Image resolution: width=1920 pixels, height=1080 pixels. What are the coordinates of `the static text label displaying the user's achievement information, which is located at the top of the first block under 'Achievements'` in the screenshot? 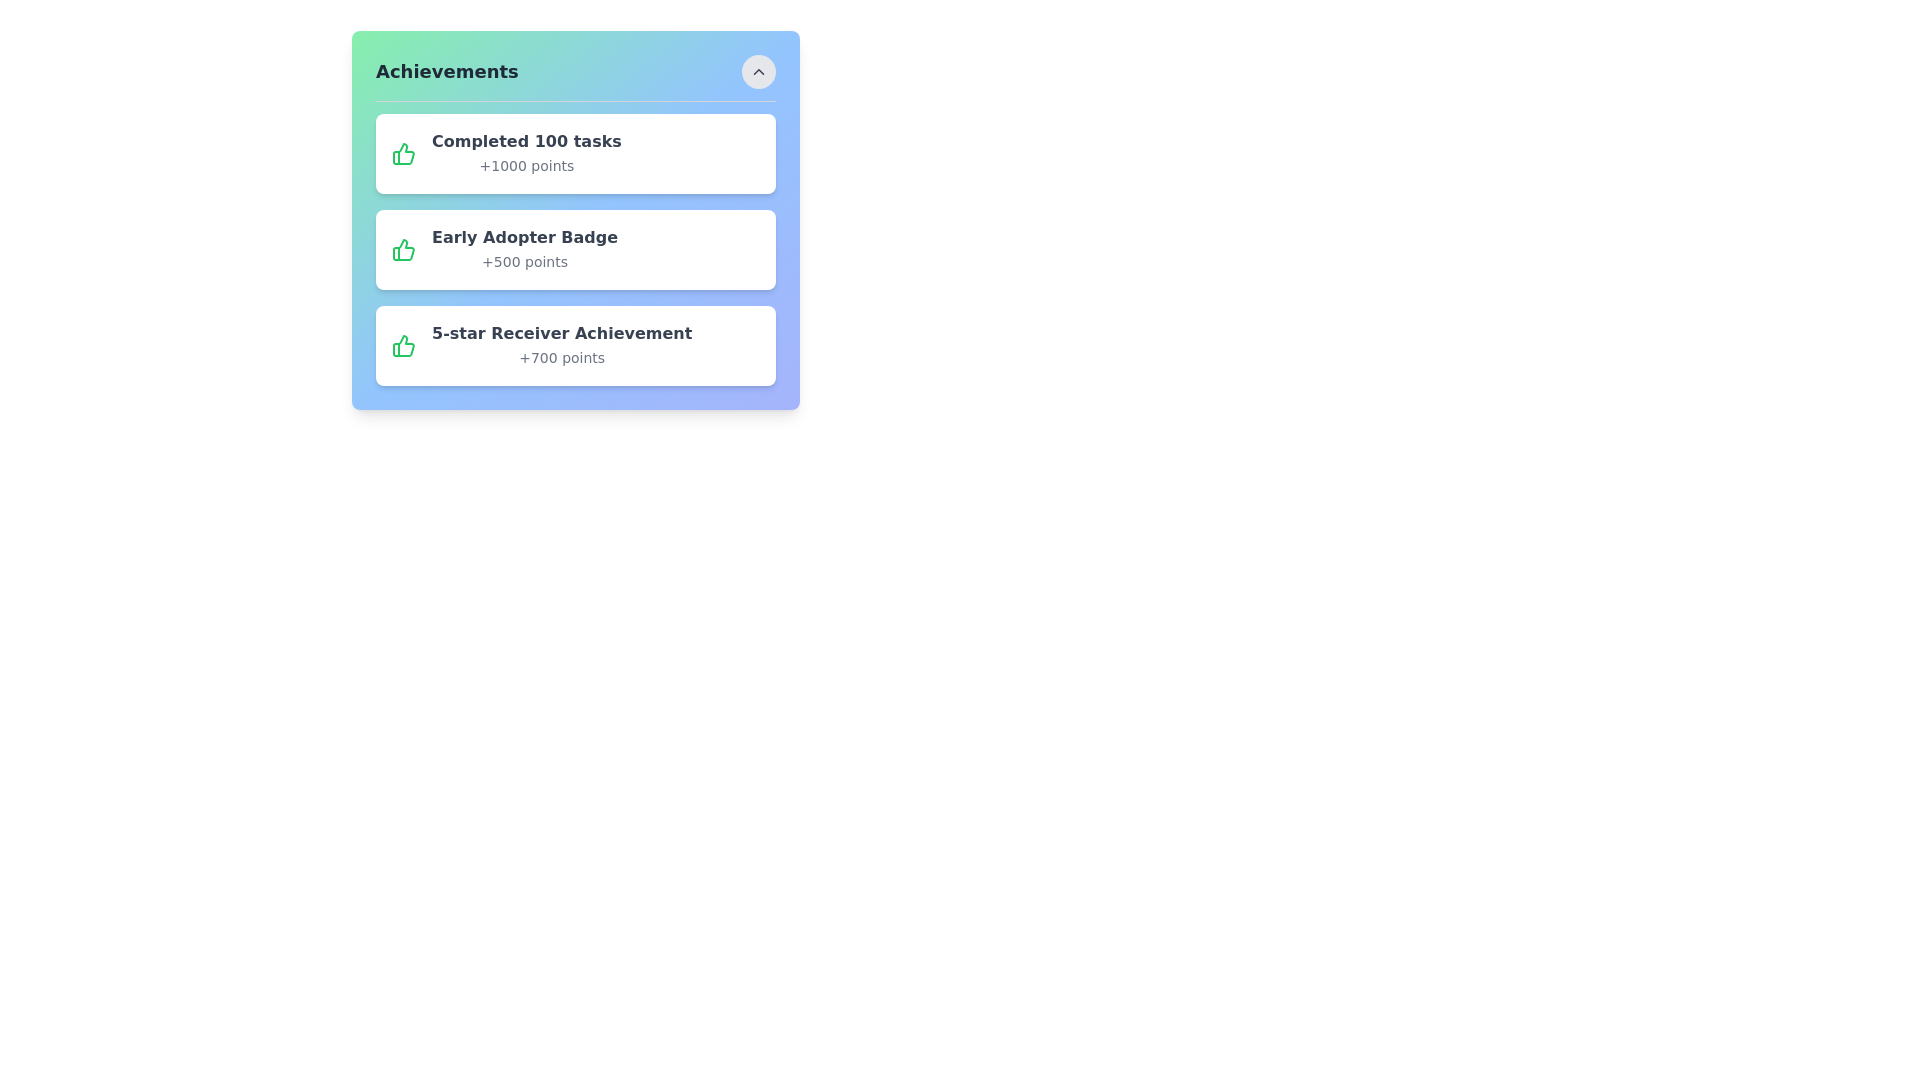 It's located at (526, 141).